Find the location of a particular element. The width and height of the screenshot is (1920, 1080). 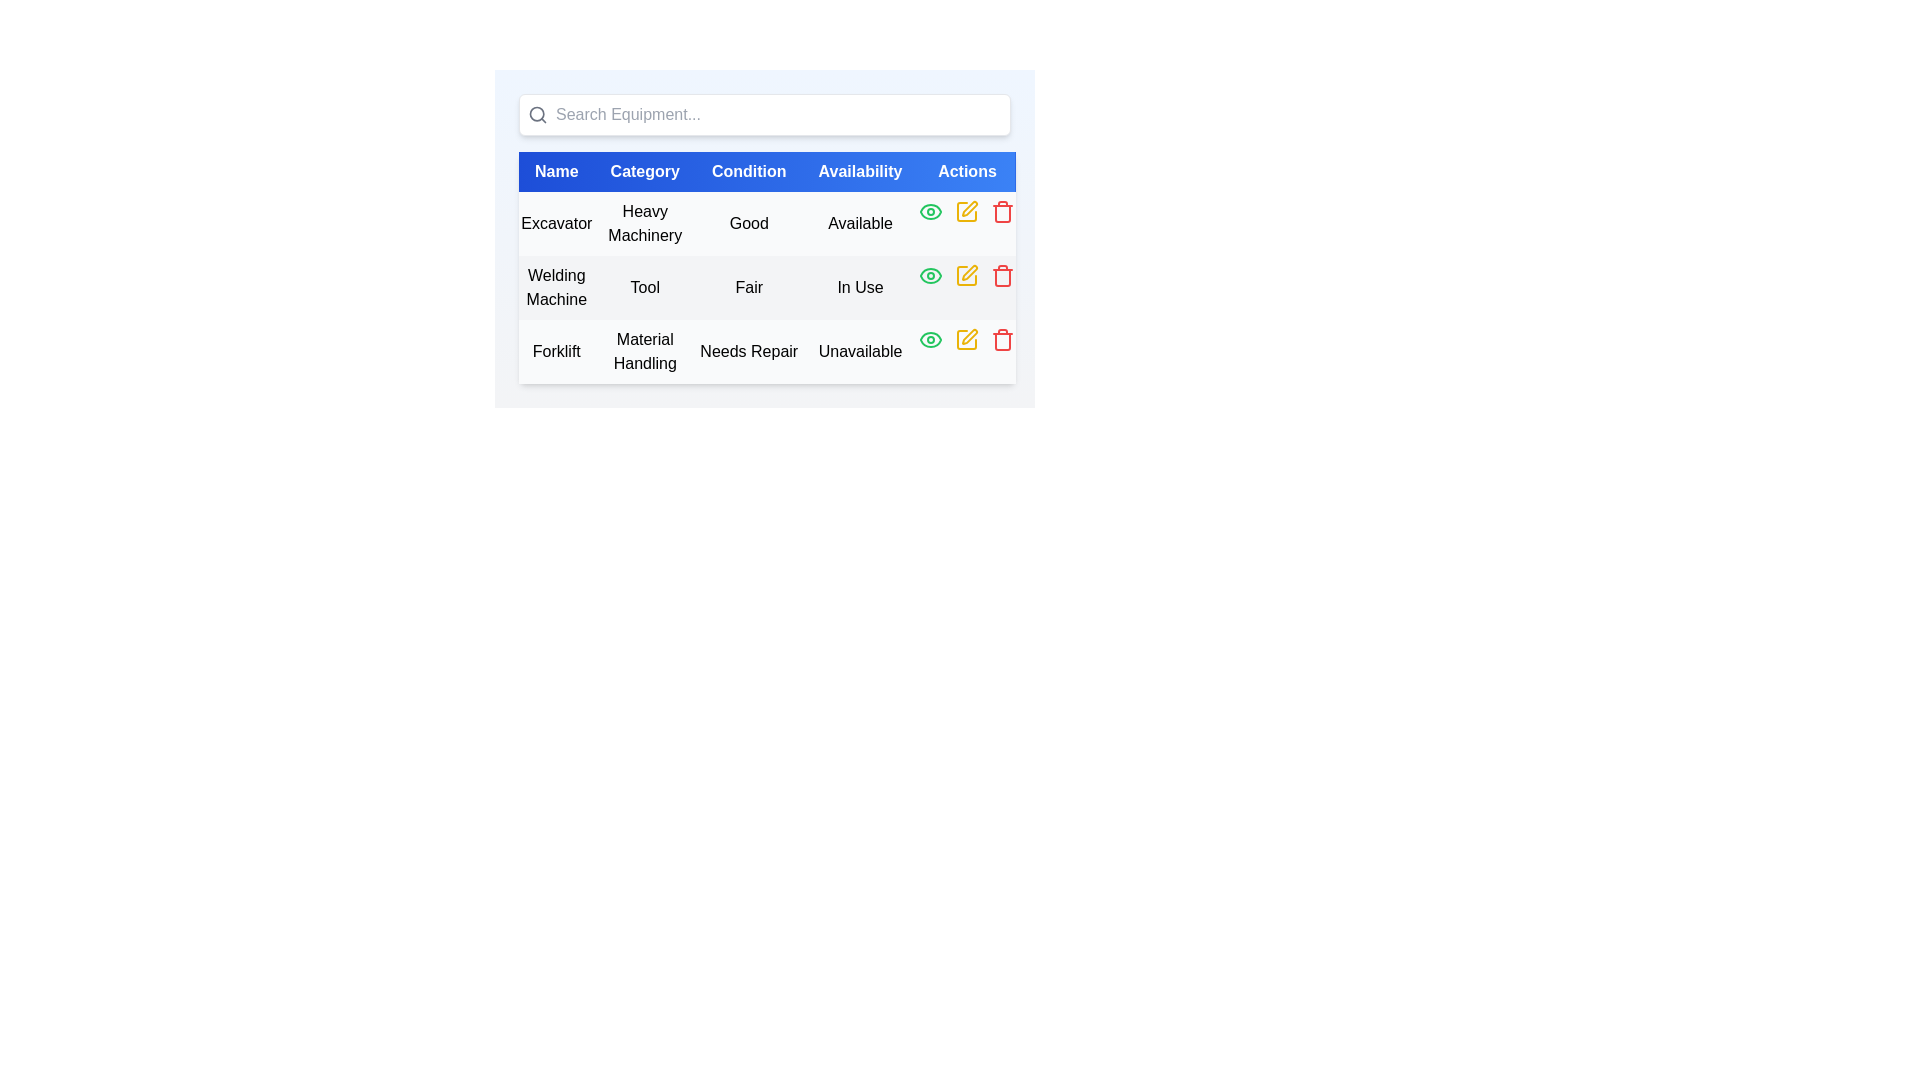

the Icon Button in the 'Actions' column of the second row corresponding to the 'Welding Machine' entry is located at coordinates (967, 276).